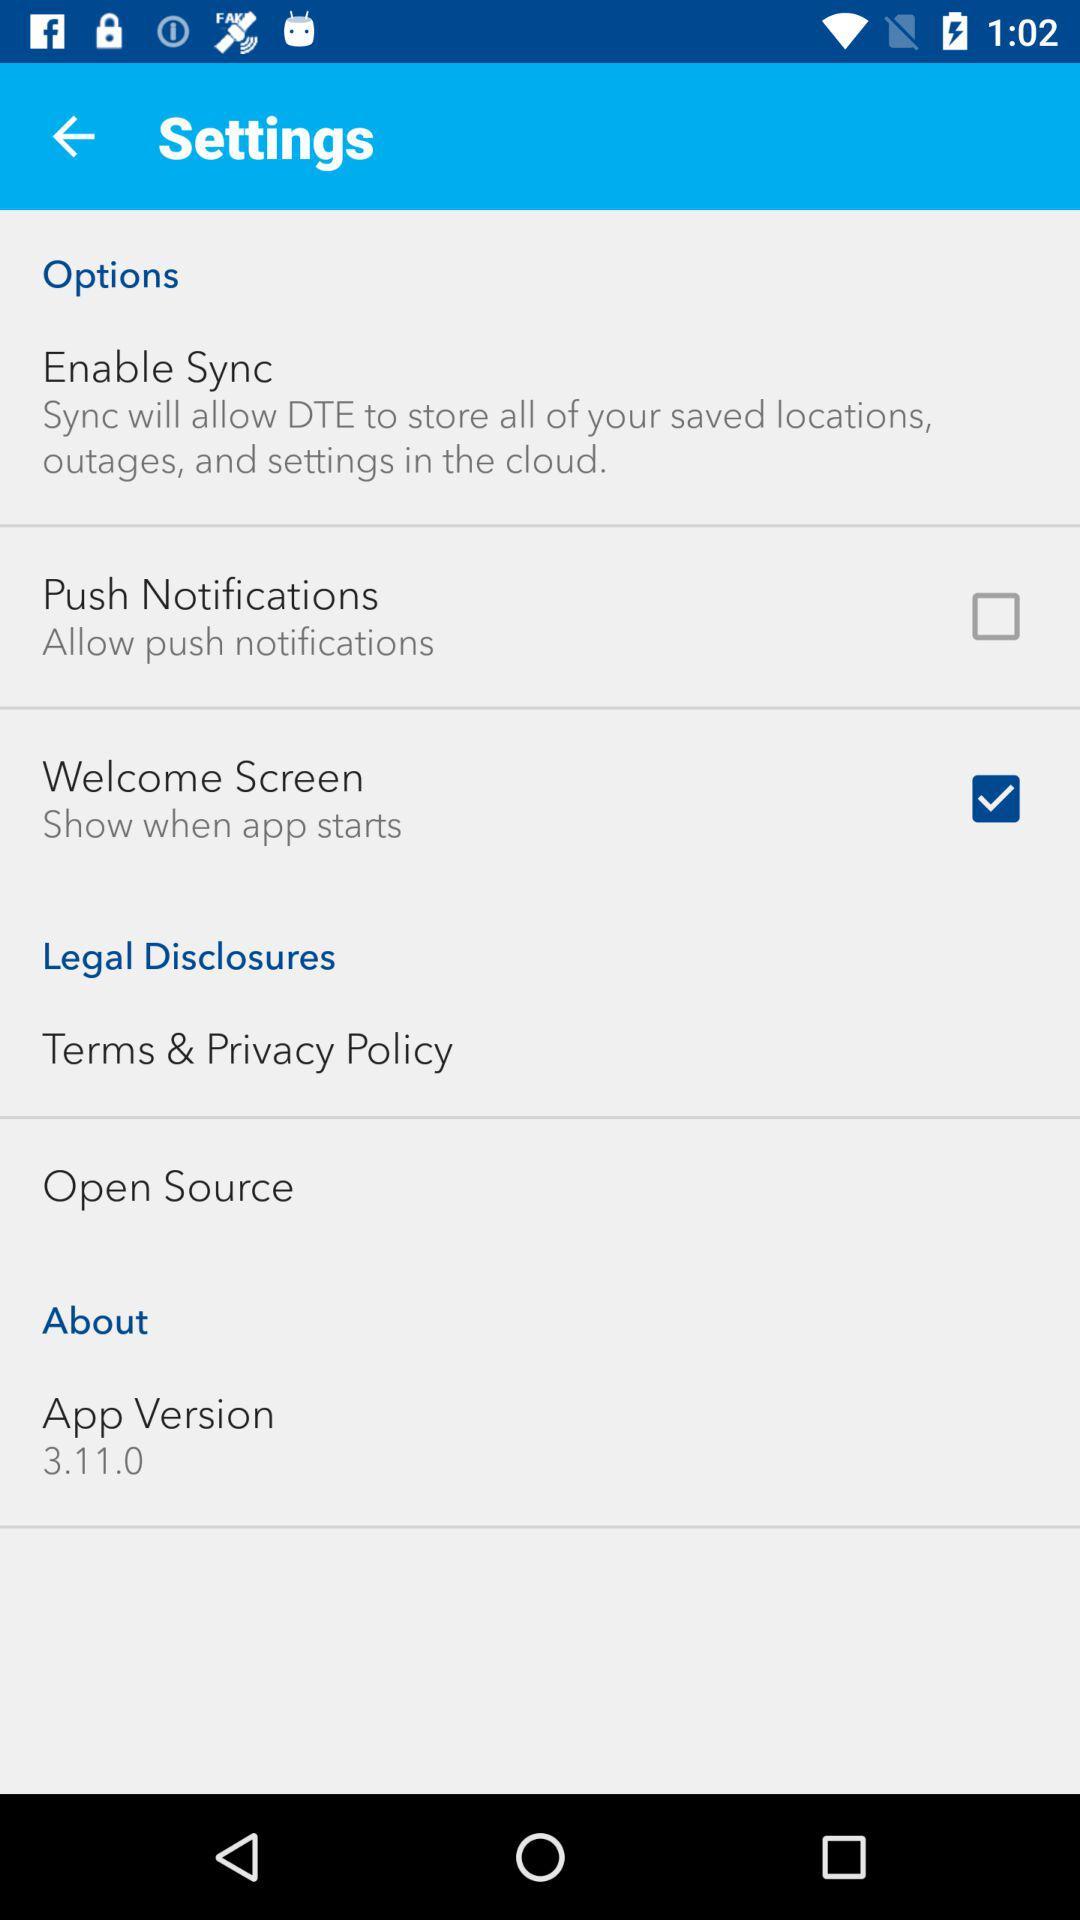  I want to click on item below the about icon, so click(157, 1412).